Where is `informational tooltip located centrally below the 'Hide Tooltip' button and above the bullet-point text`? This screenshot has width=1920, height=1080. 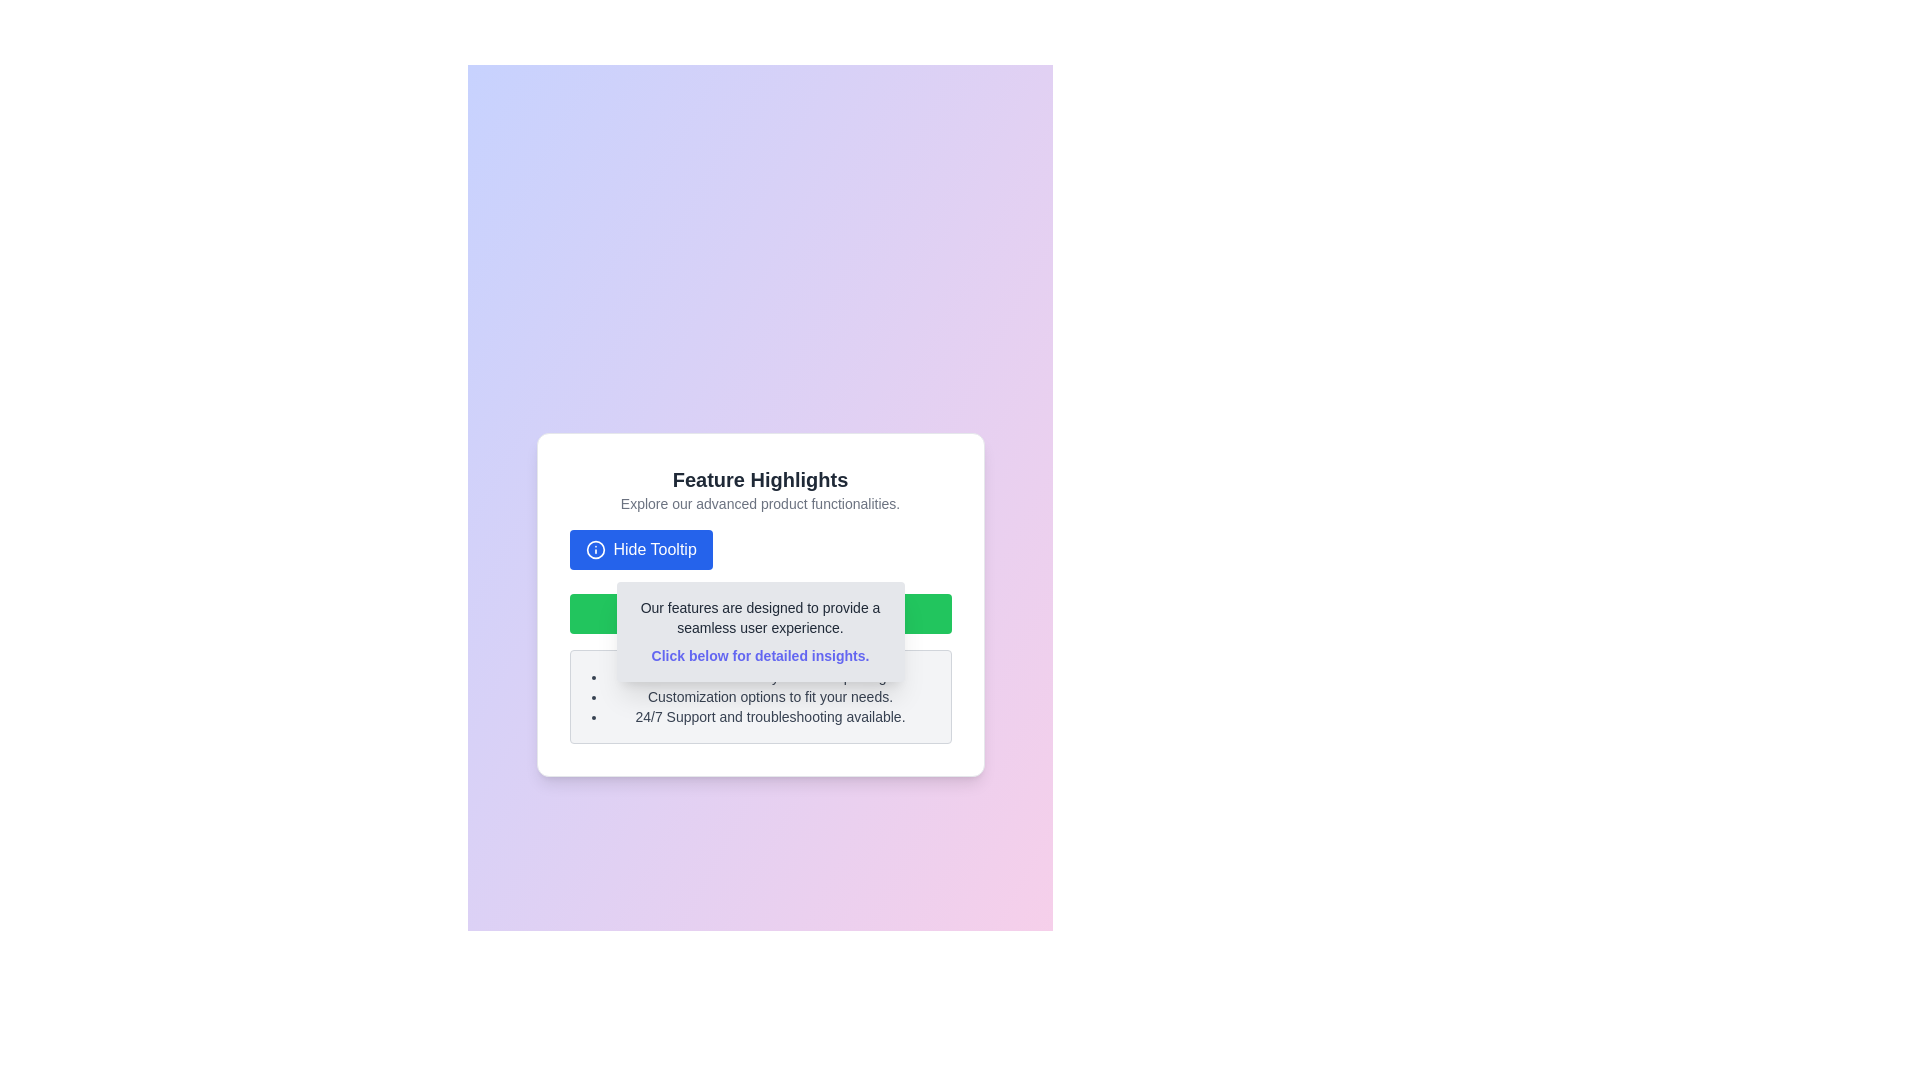
informational tooltip located centrally below the 'Hide Tooltip' button and above the bullet-point text is located at coordinates (759, 632).